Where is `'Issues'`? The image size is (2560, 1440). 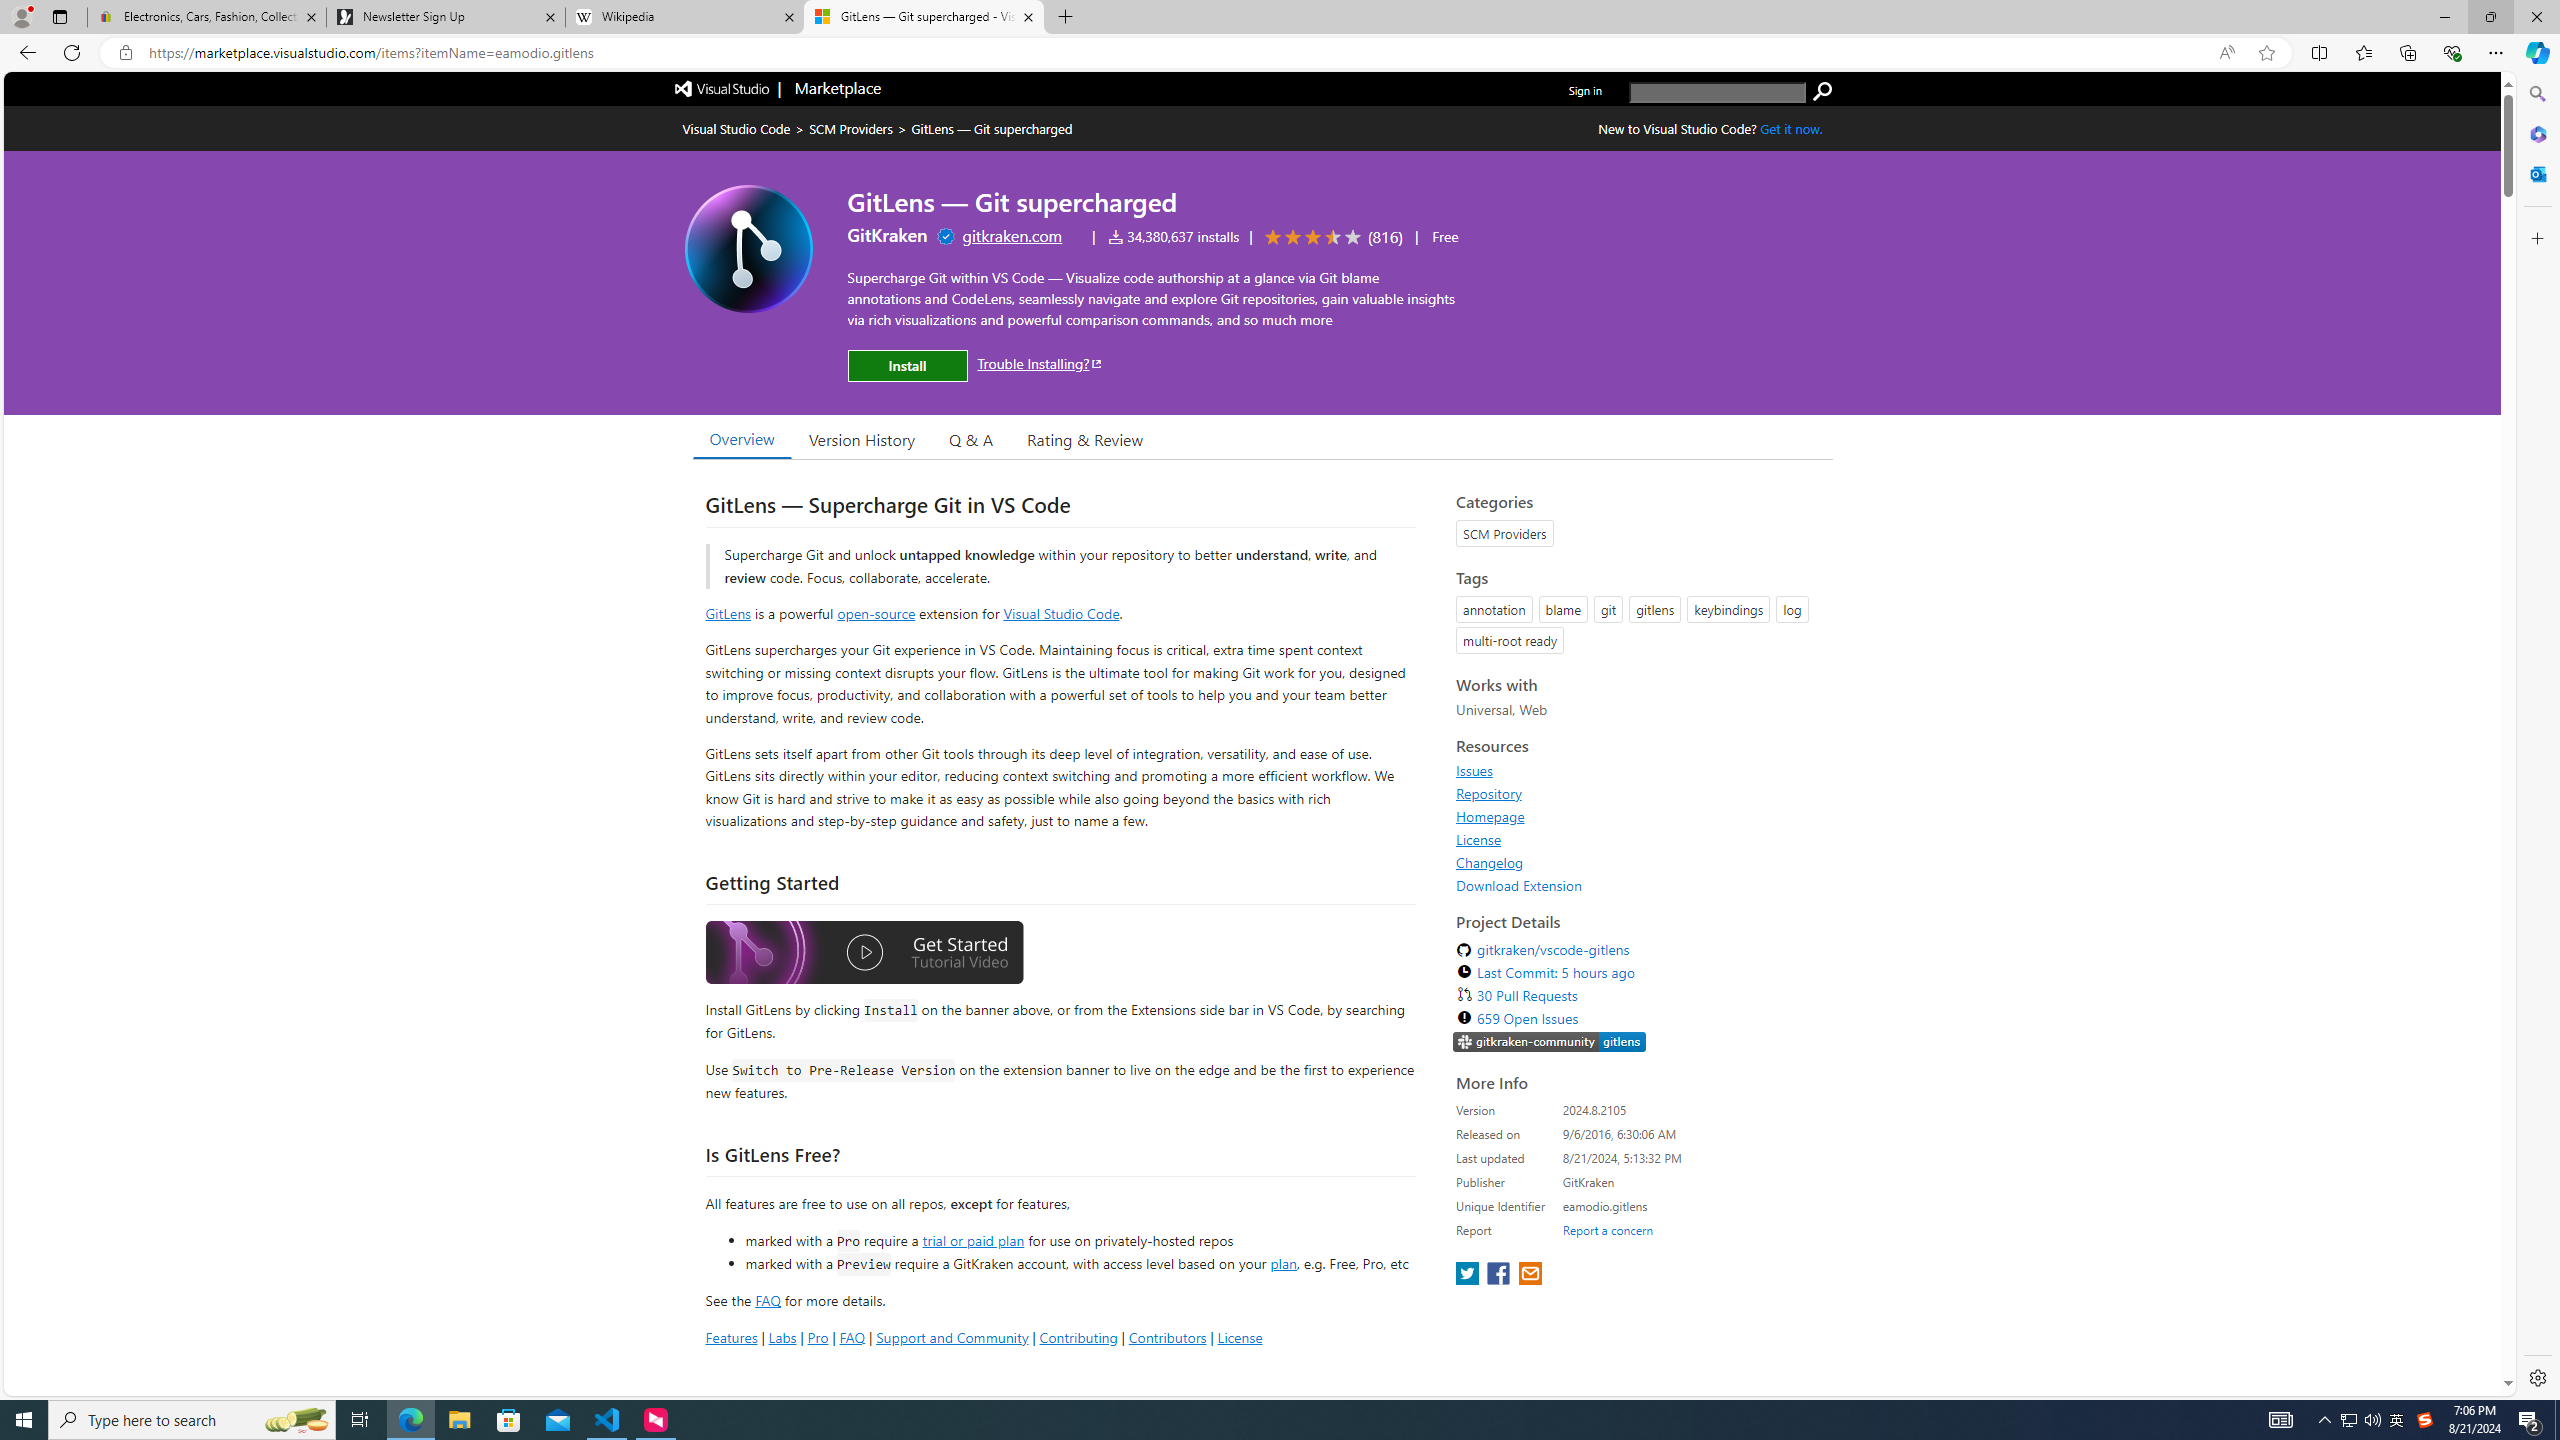
'Issues' is located at coordinates (1473, 769).